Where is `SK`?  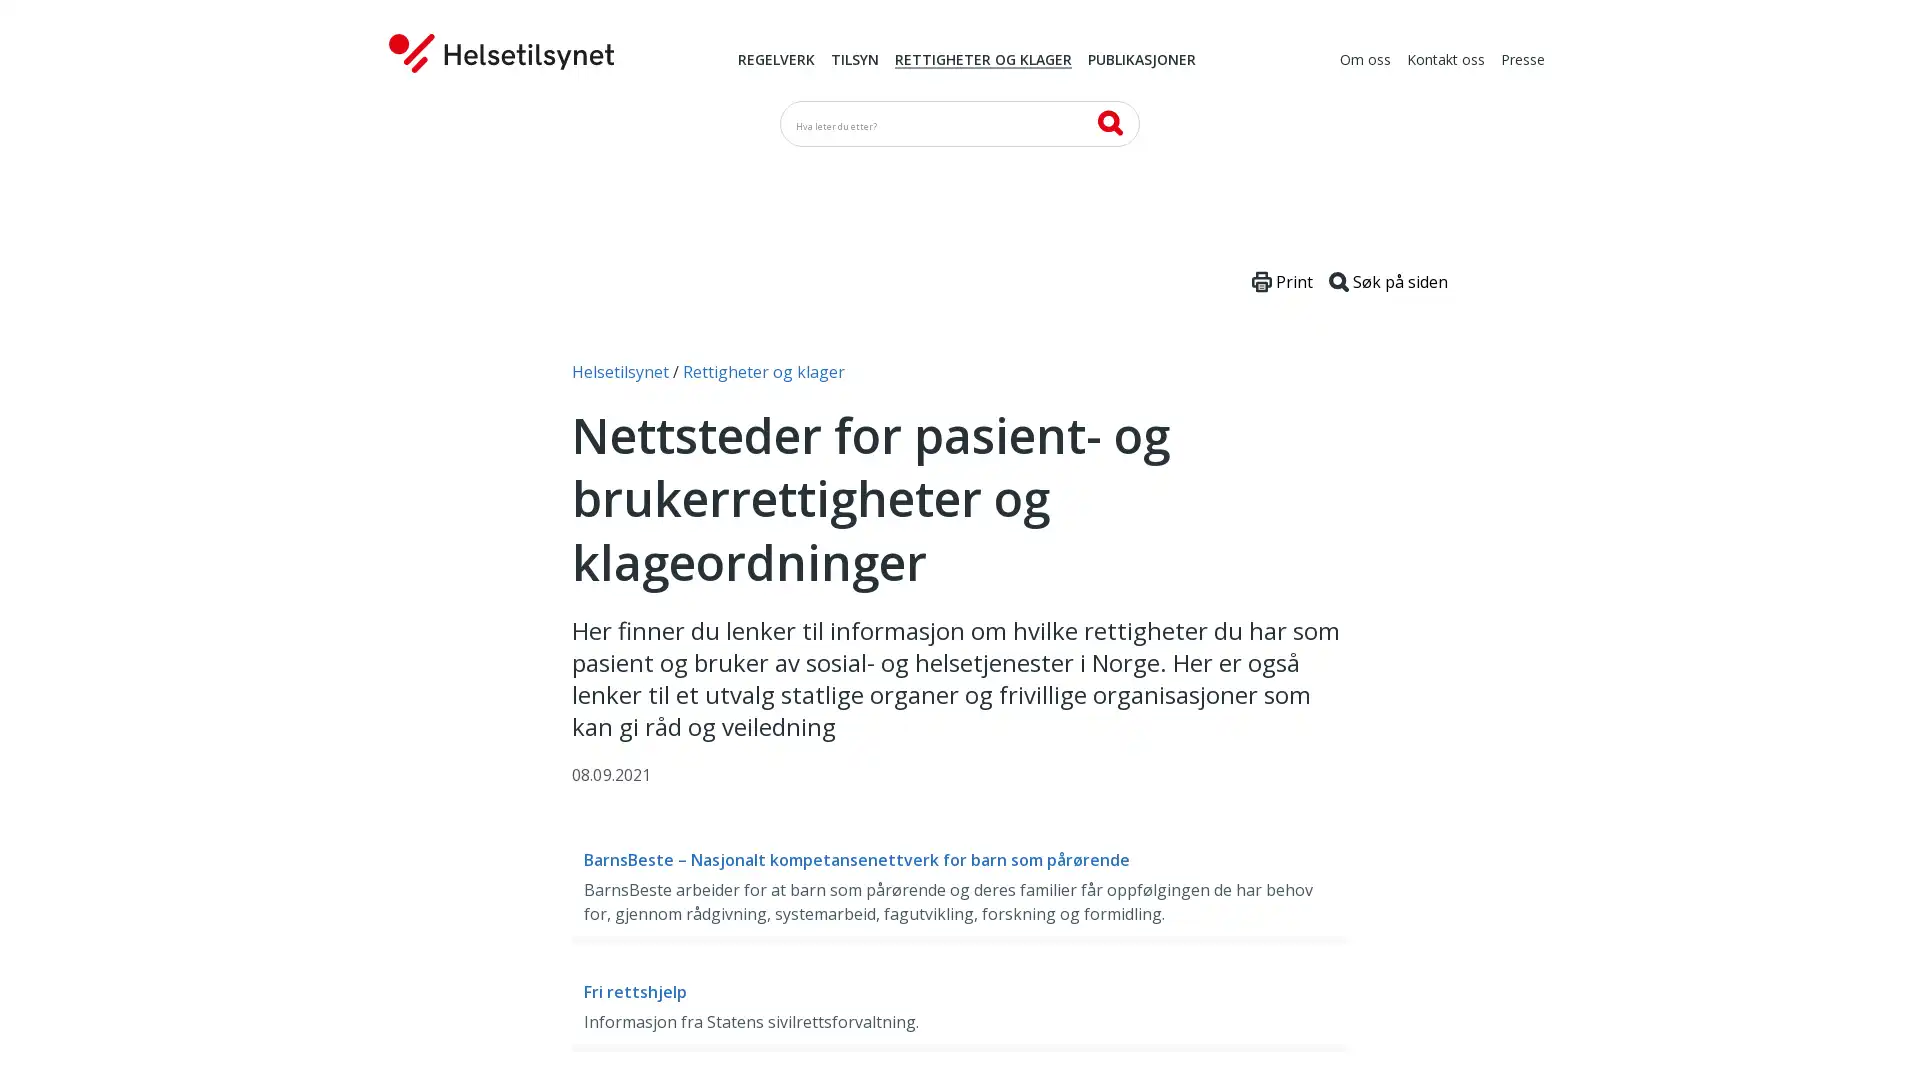
SK is located at coordinates (1108, 122).